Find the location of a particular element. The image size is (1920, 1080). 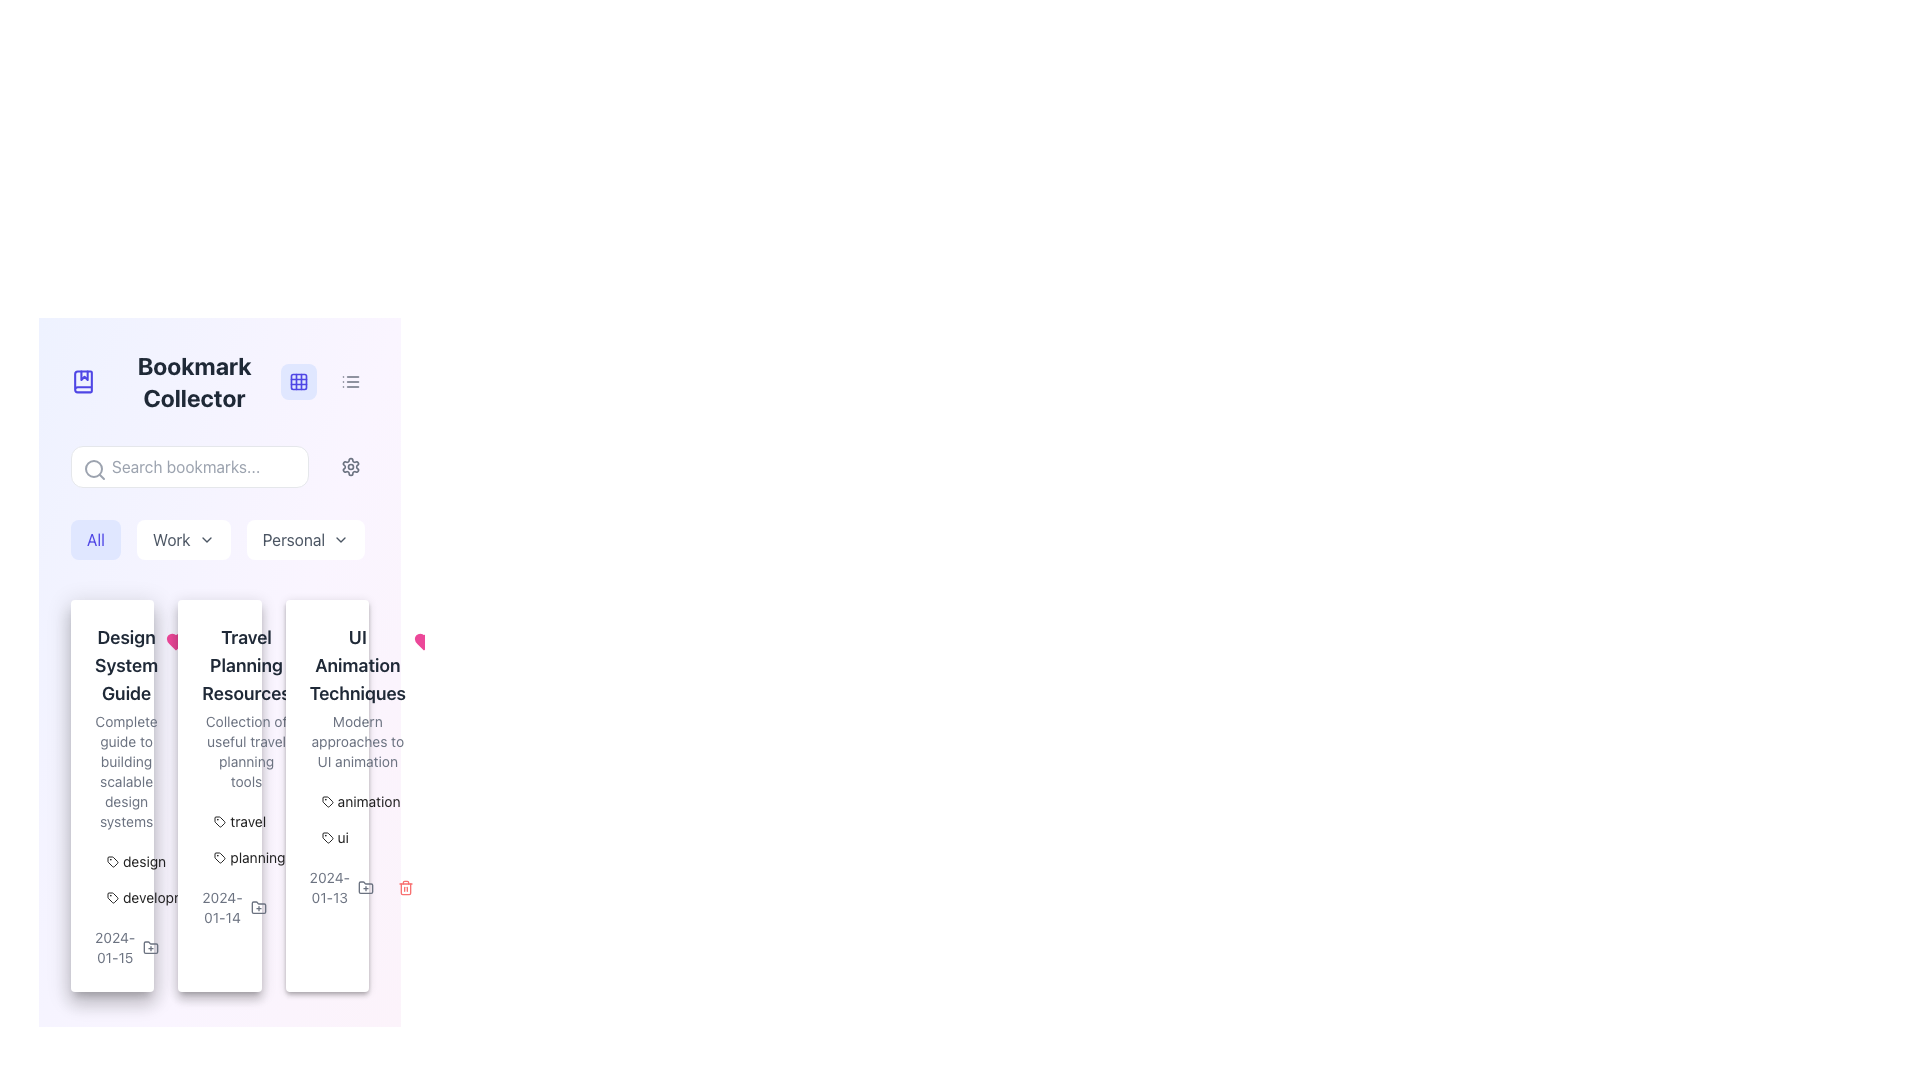

the interactive icon located in the top-right corner of the application, adjacent to the 'Bookmark Collector' title is located at coordinates (297, 381).